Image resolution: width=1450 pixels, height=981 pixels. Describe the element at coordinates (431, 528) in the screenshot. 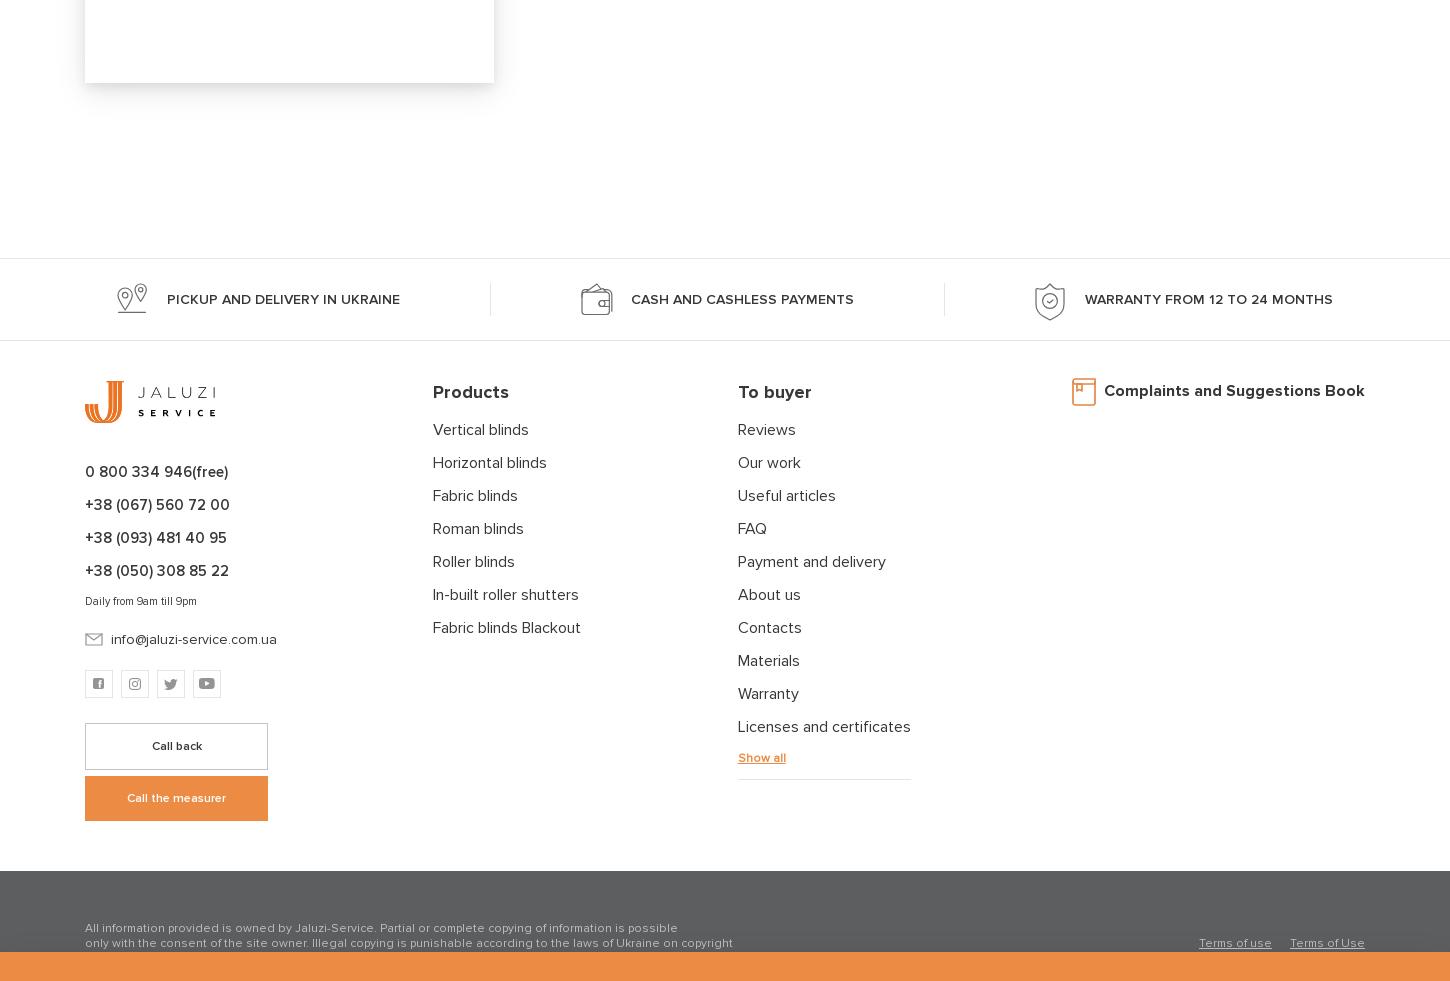

I see `'Roman blinds'` at that location.